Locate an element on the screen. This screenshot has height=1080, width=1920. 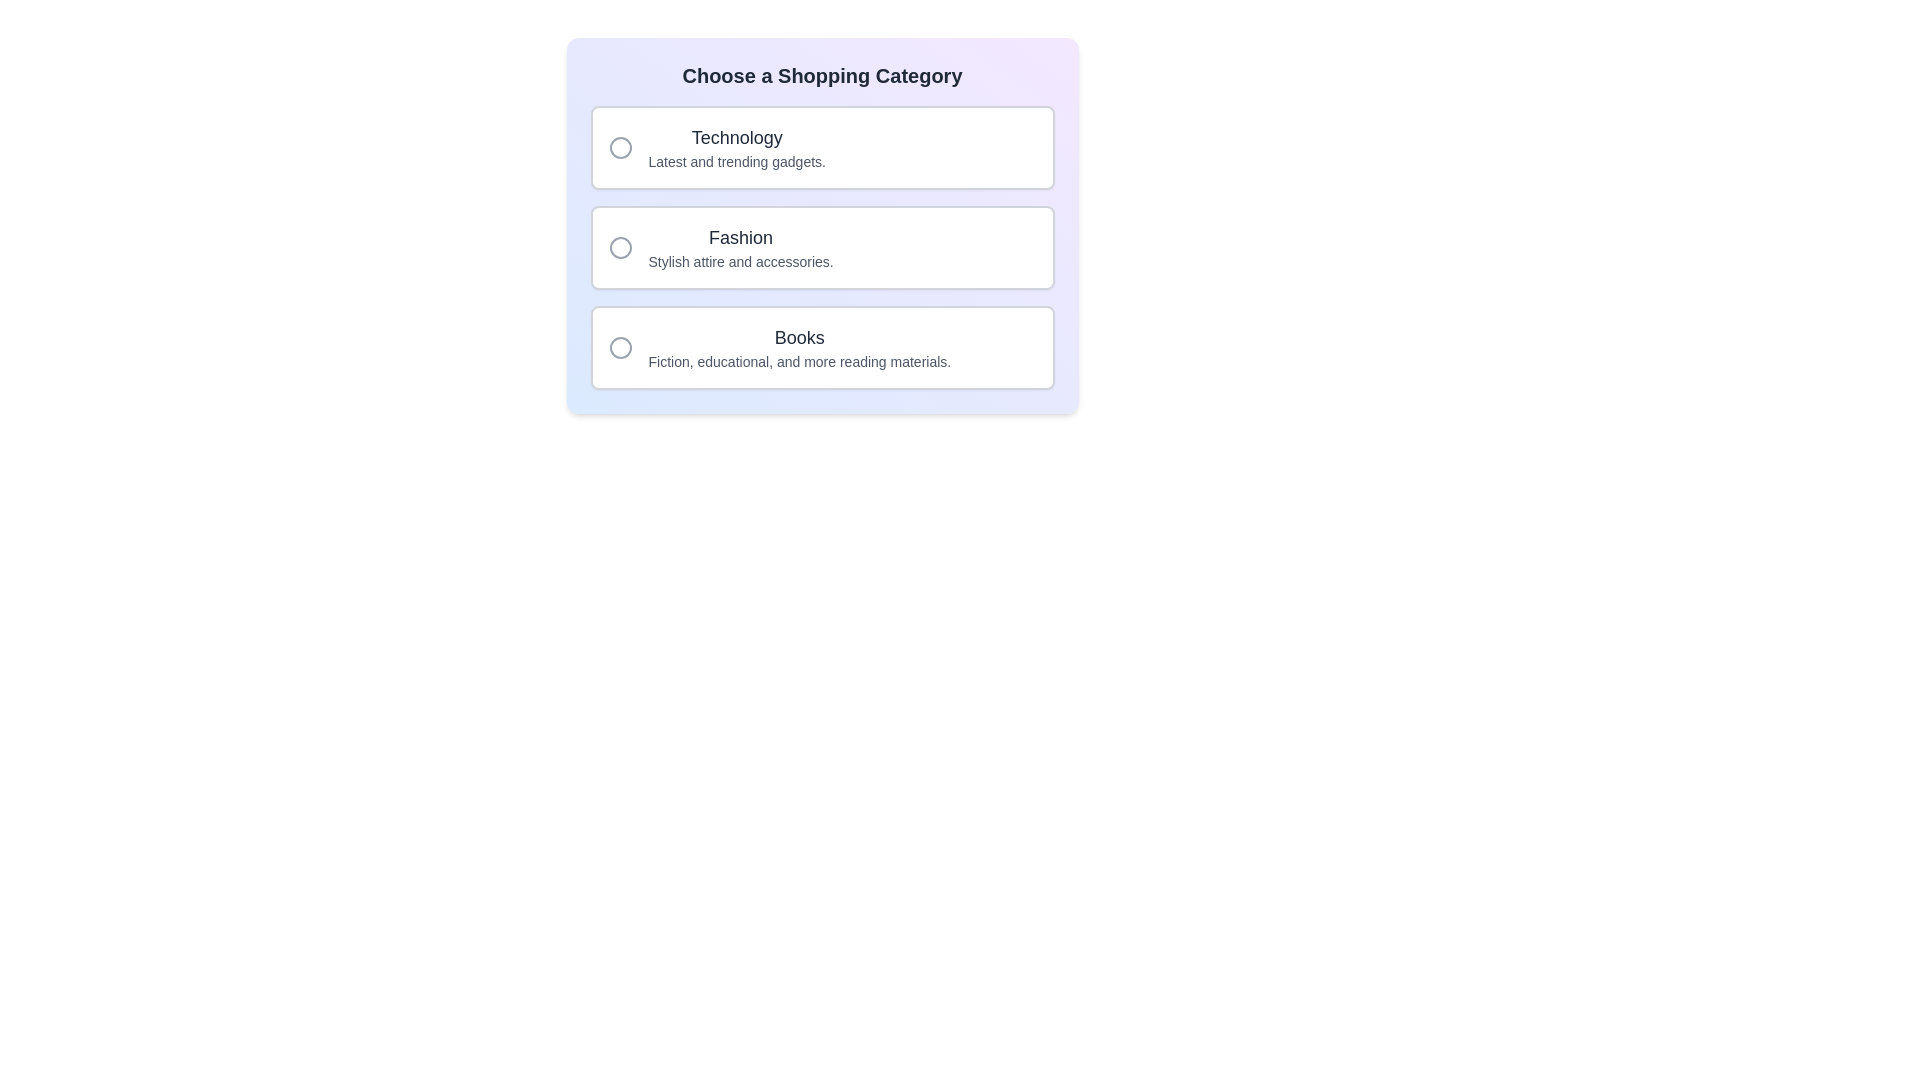
the circular radio button indicator for the option 'Books', which is the third radio button in the list of categories is located at coordinates (619, 346).